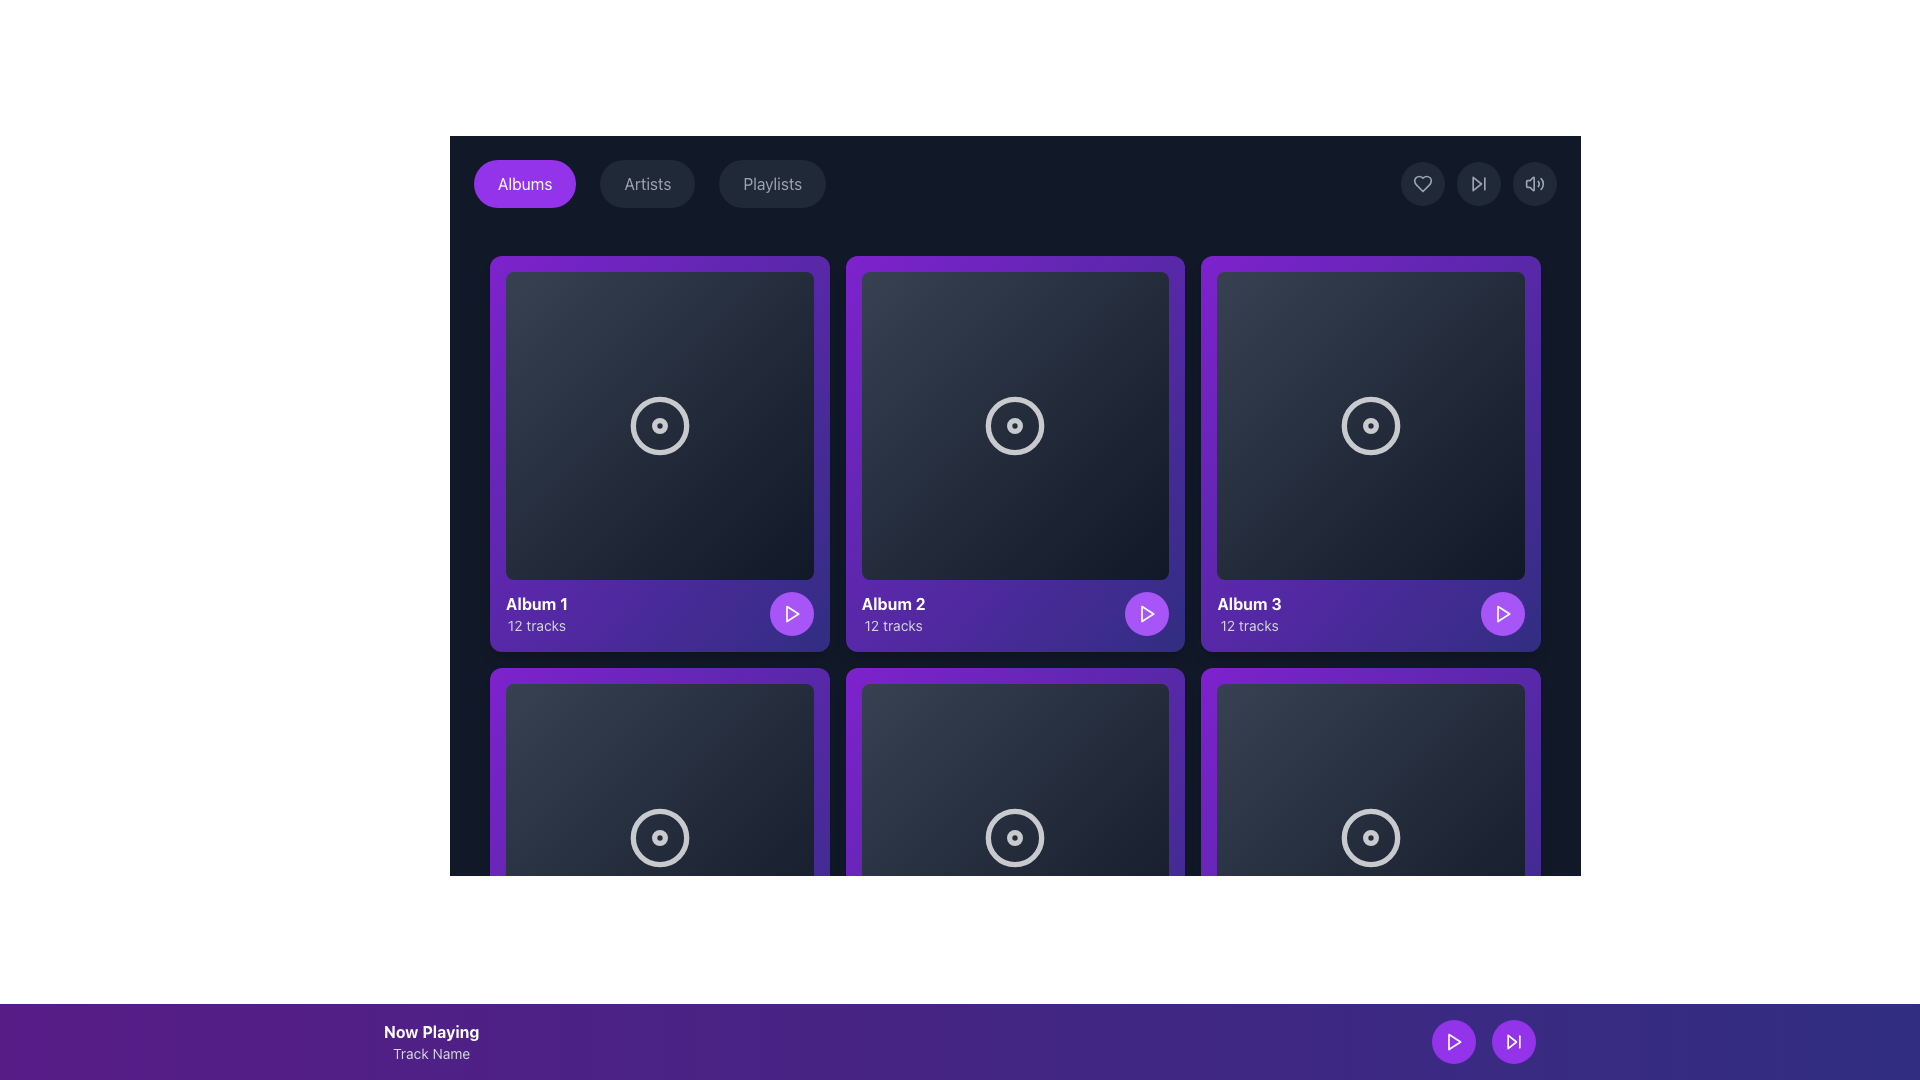  What do you see at coordinates (1248, 624) in the screenshot?
I see `text label indicating the number of tracks present in the associated album, which is positioned beneath 'Album 3' in the Albums section` at bounding box center [1248, 624].